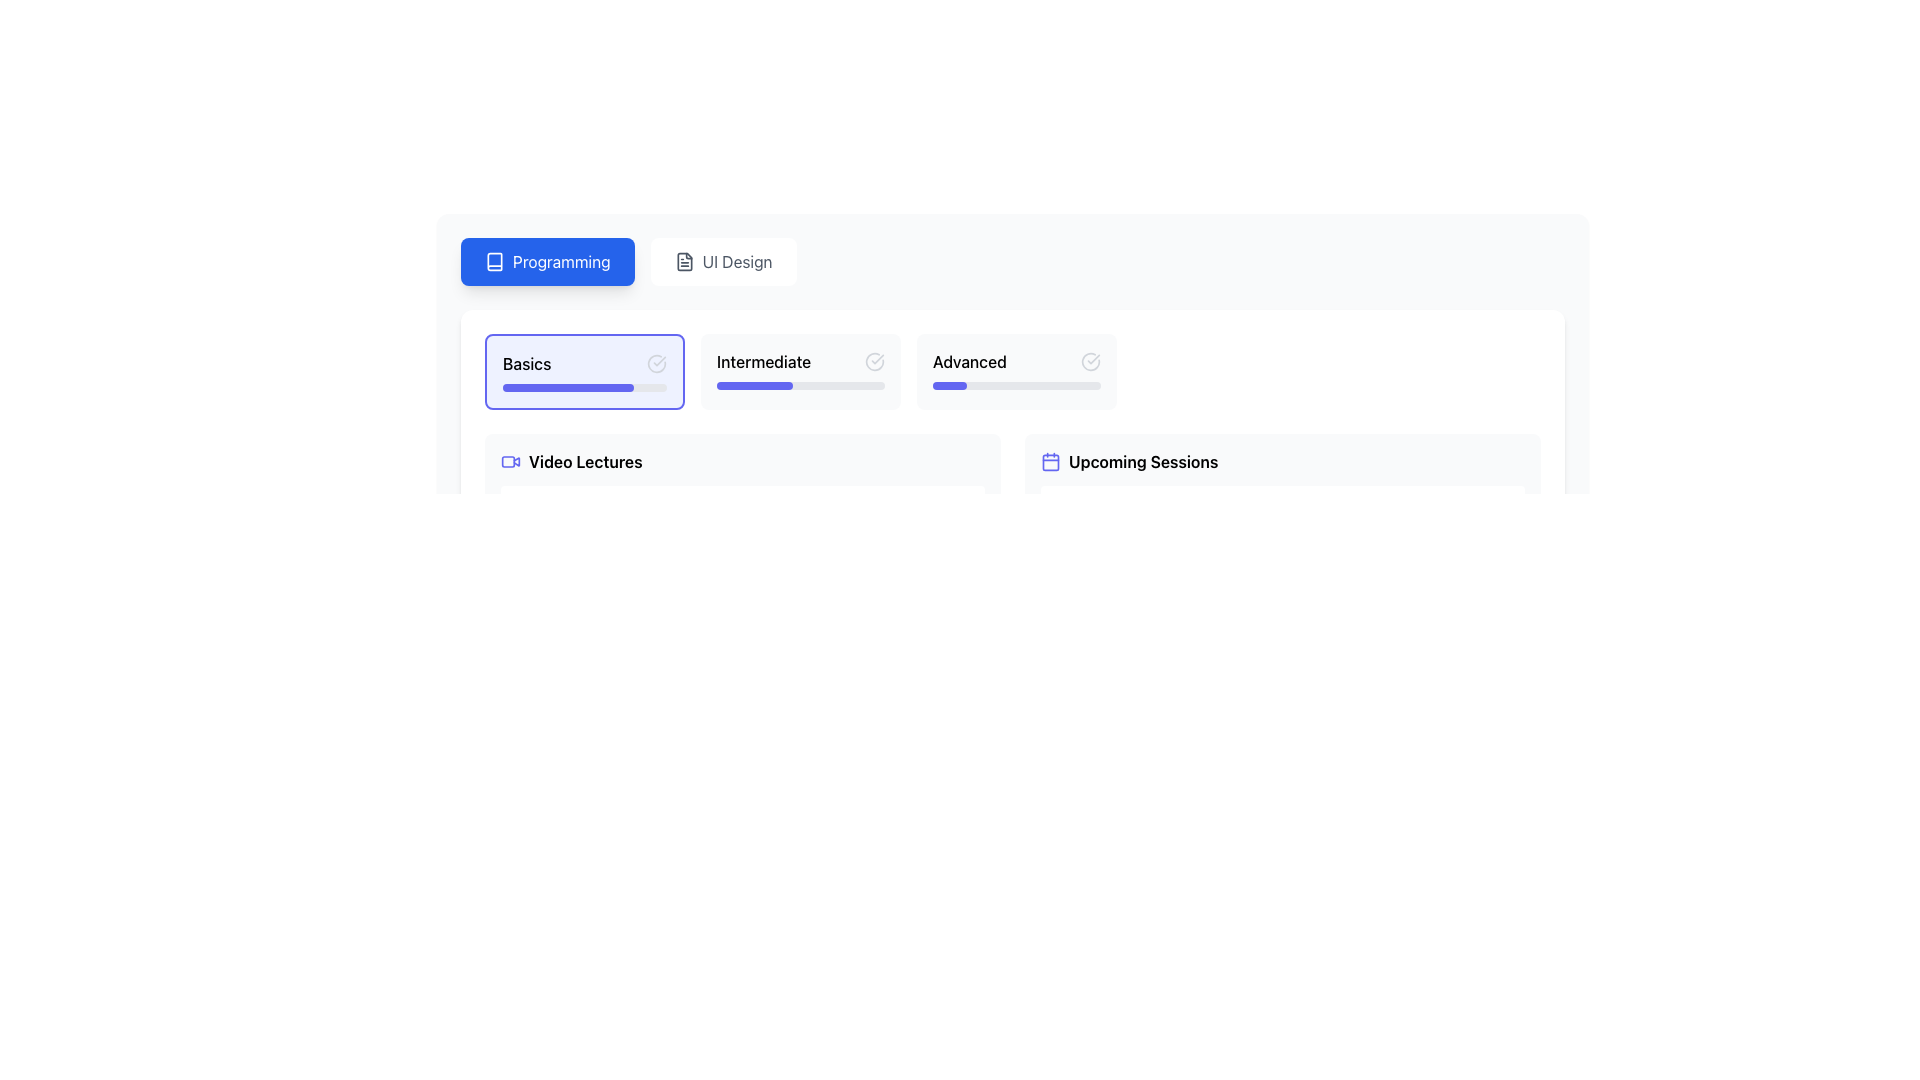 The width and height of the screenshot is (1920, 1080). I want to click on the 'Intermediate' button, which is the second item in a horizontal list of educational level indicators labeled 'Basics', 'Intermediate', and 'Advanced', so click(801, 371).